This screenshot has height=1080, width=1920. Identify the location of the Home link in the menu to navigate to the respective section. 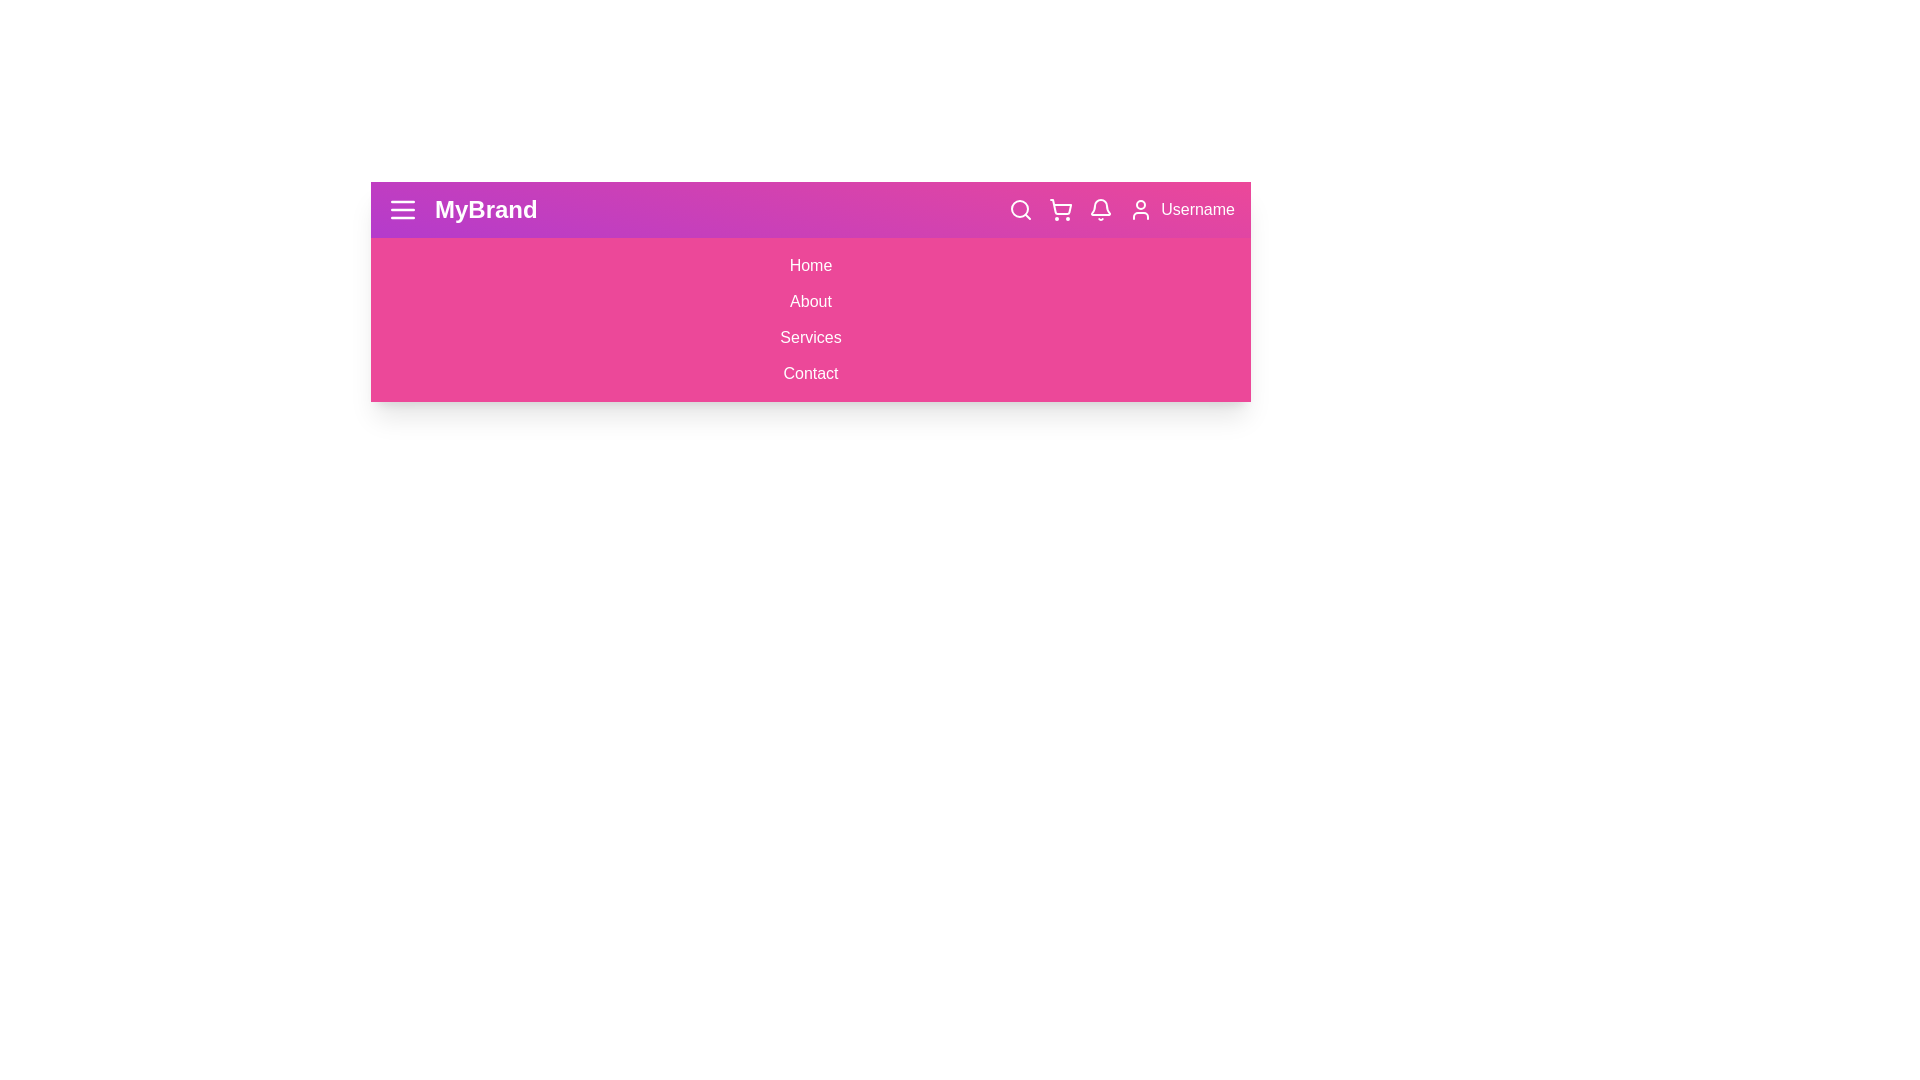
(811, 265).